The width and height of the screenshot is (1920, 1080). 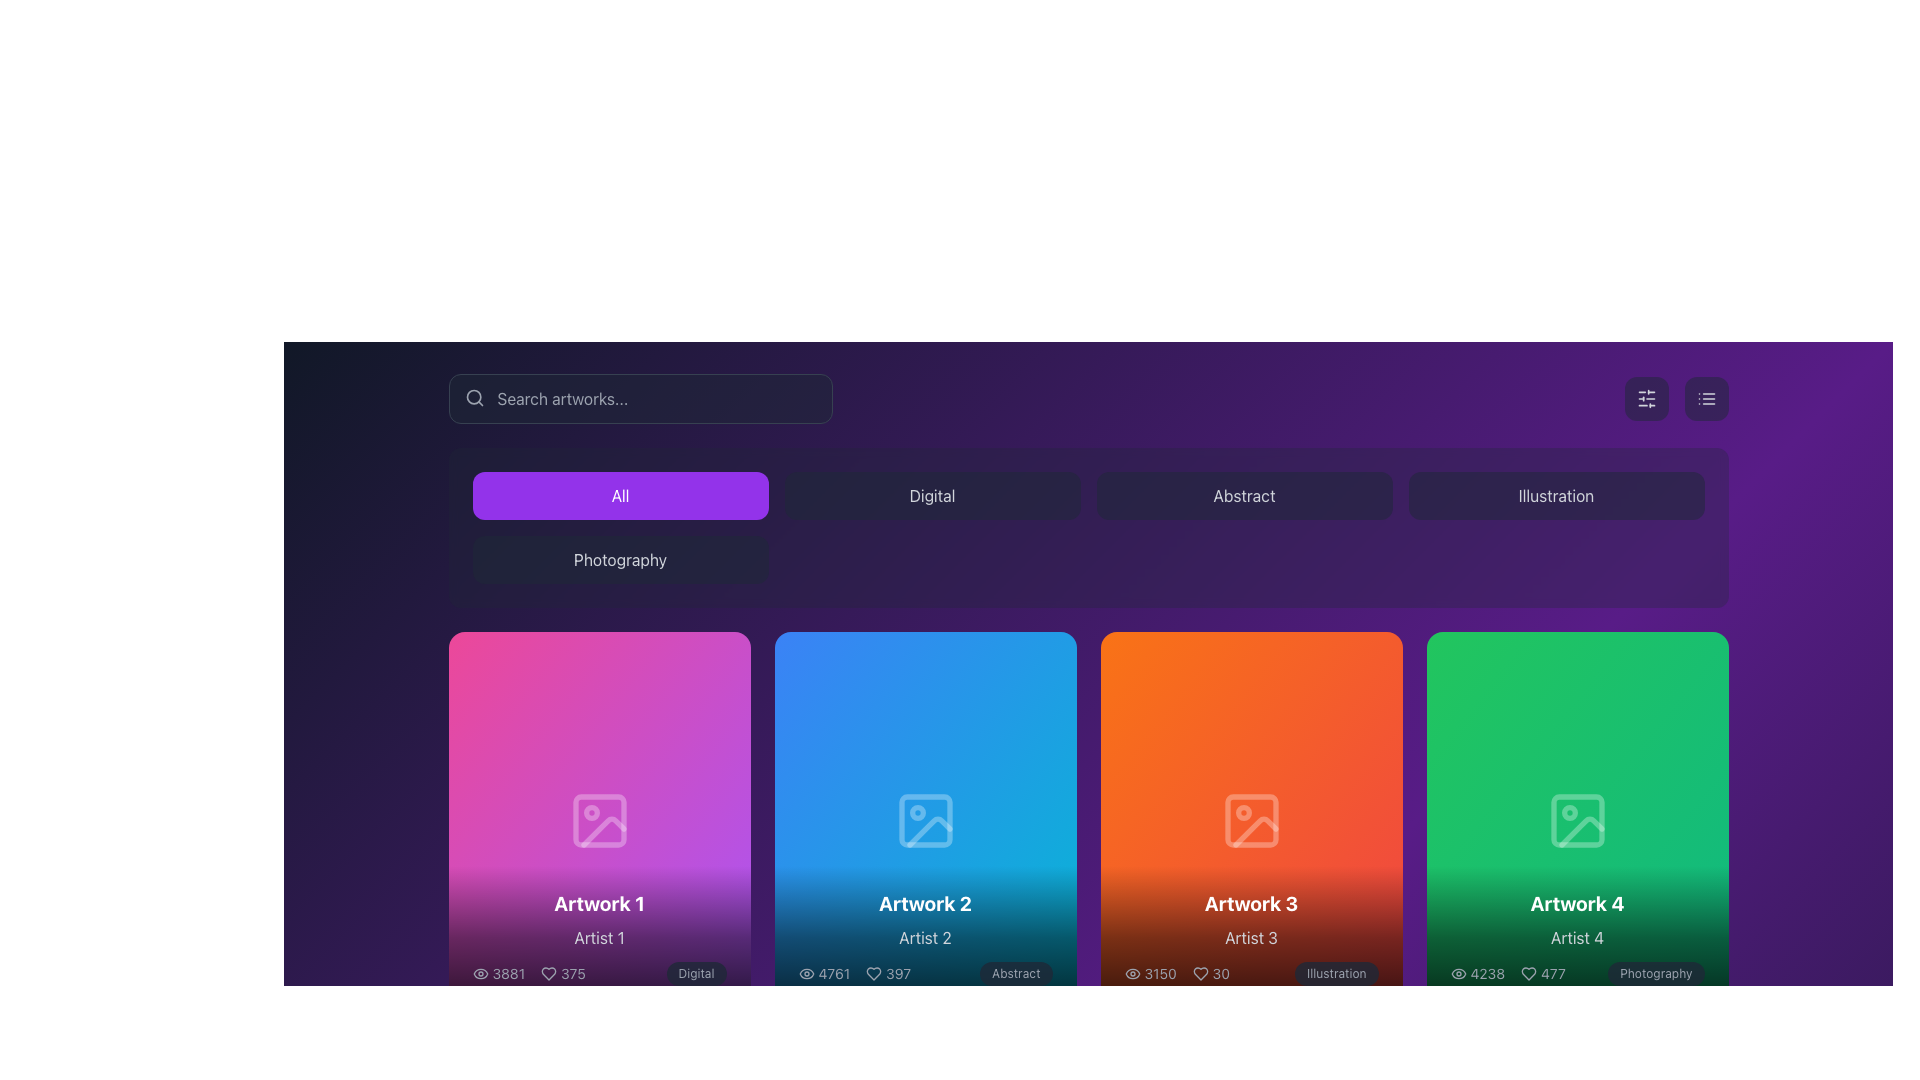 What do you see at coordinates (1132, 972) in the screenshot?
I see `the views icon located to the left of the text '3150', which indicates the number of views for 'Artwork 3'` at bounding box center [1132, 972].